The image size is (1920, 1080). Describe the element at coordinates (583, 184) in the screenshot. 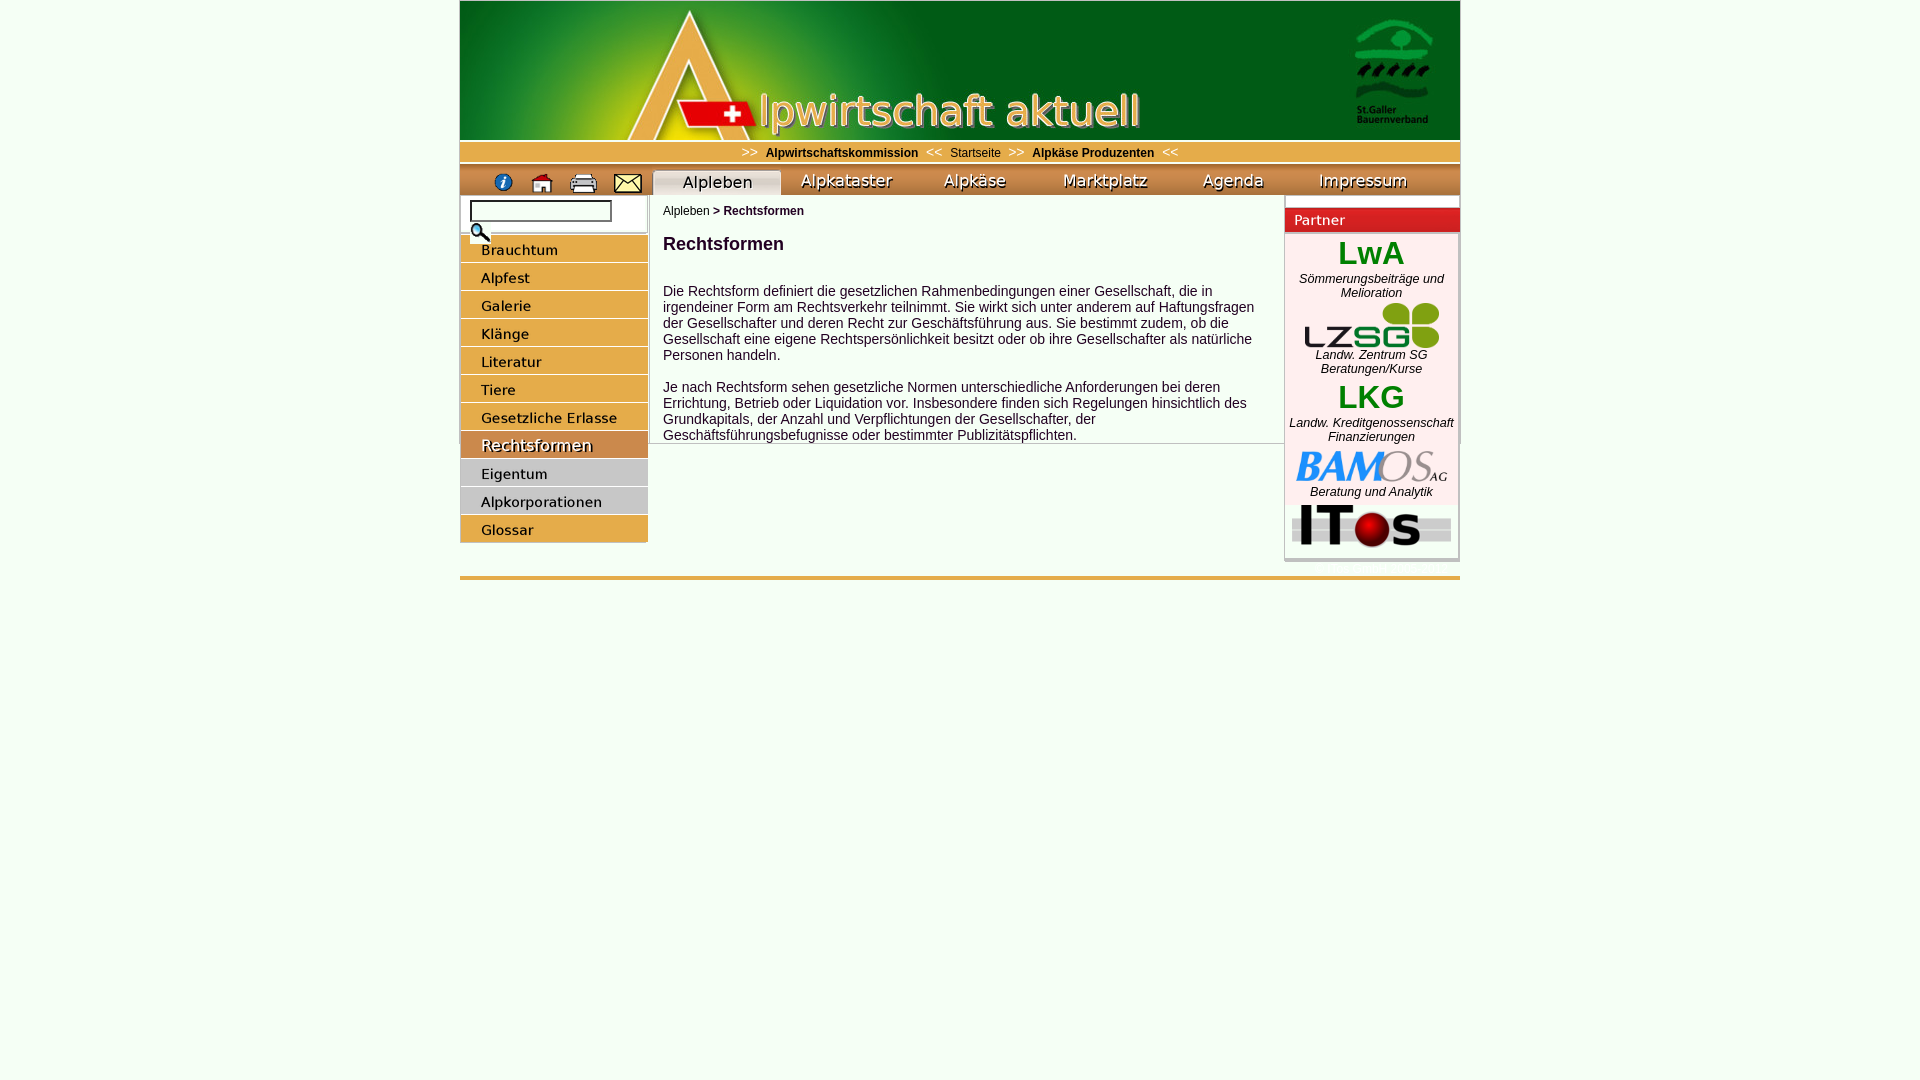

I see `'Print'` at that location.